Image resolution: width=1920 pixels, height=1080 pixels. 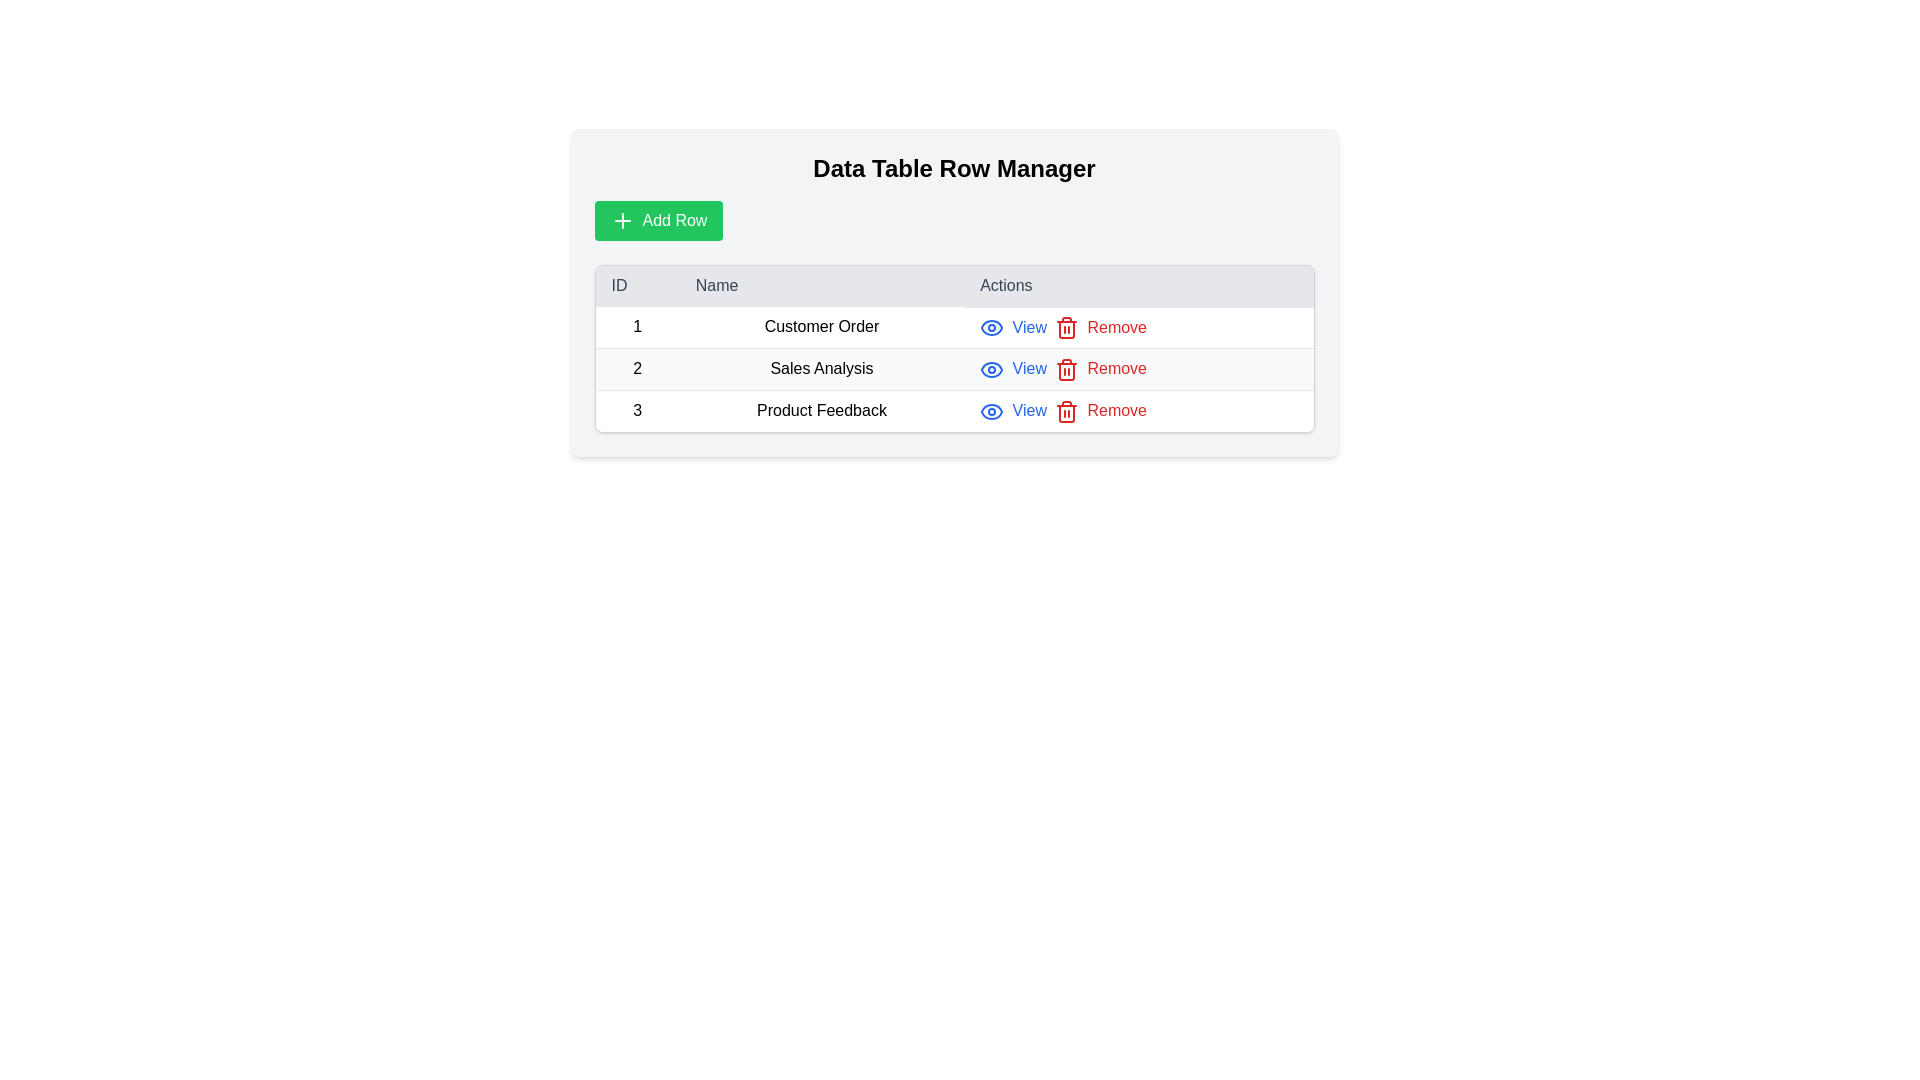 What do you see at coordinates (953, 369) in the screenshot?
I see `the second row in the data table, which displays information labeled under ID '2', located between rows with IDs '1' and '3'` at bounding box center [953, 369].